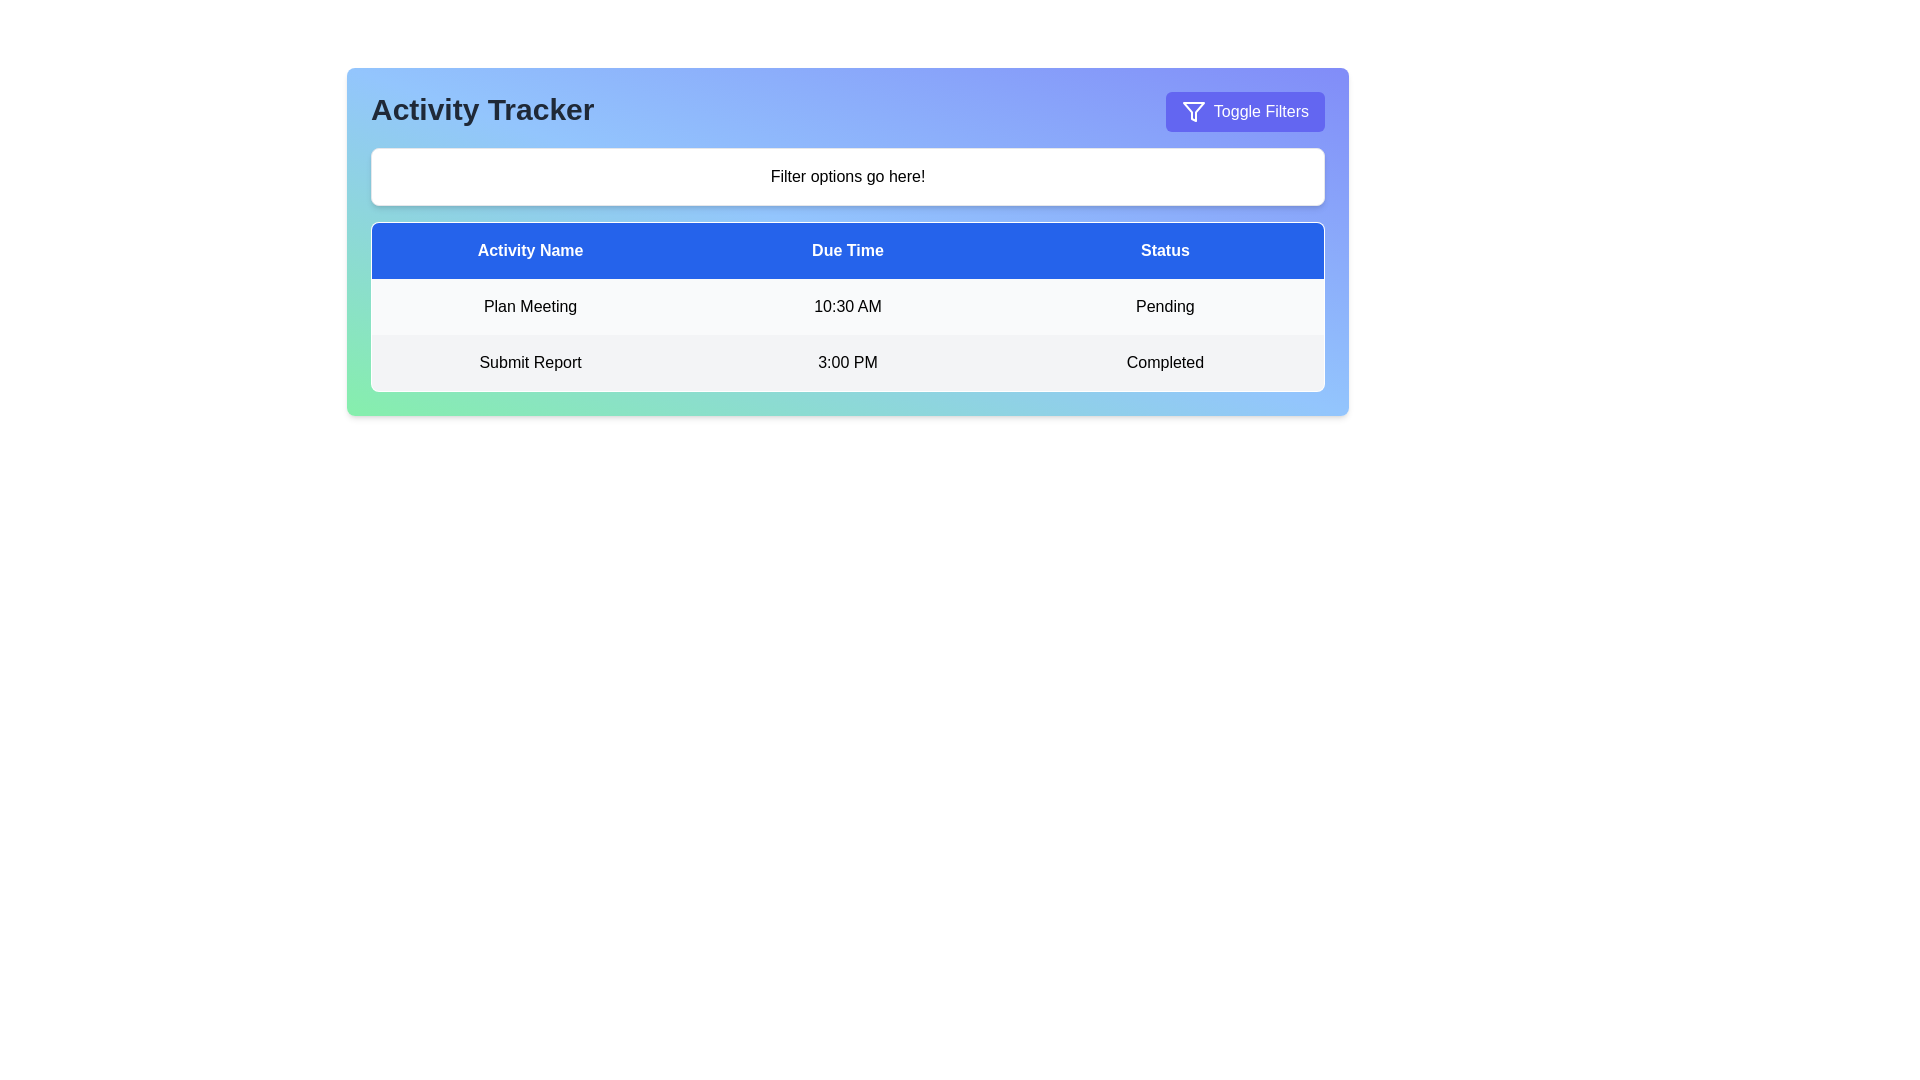 This screenshot has height=1080, width=1920. What do you see at coordinates (530, 249) in the screenshot?
I see `the first column header which indicates activity names, located at the far left of the header row` at bounding box center [530, 249].